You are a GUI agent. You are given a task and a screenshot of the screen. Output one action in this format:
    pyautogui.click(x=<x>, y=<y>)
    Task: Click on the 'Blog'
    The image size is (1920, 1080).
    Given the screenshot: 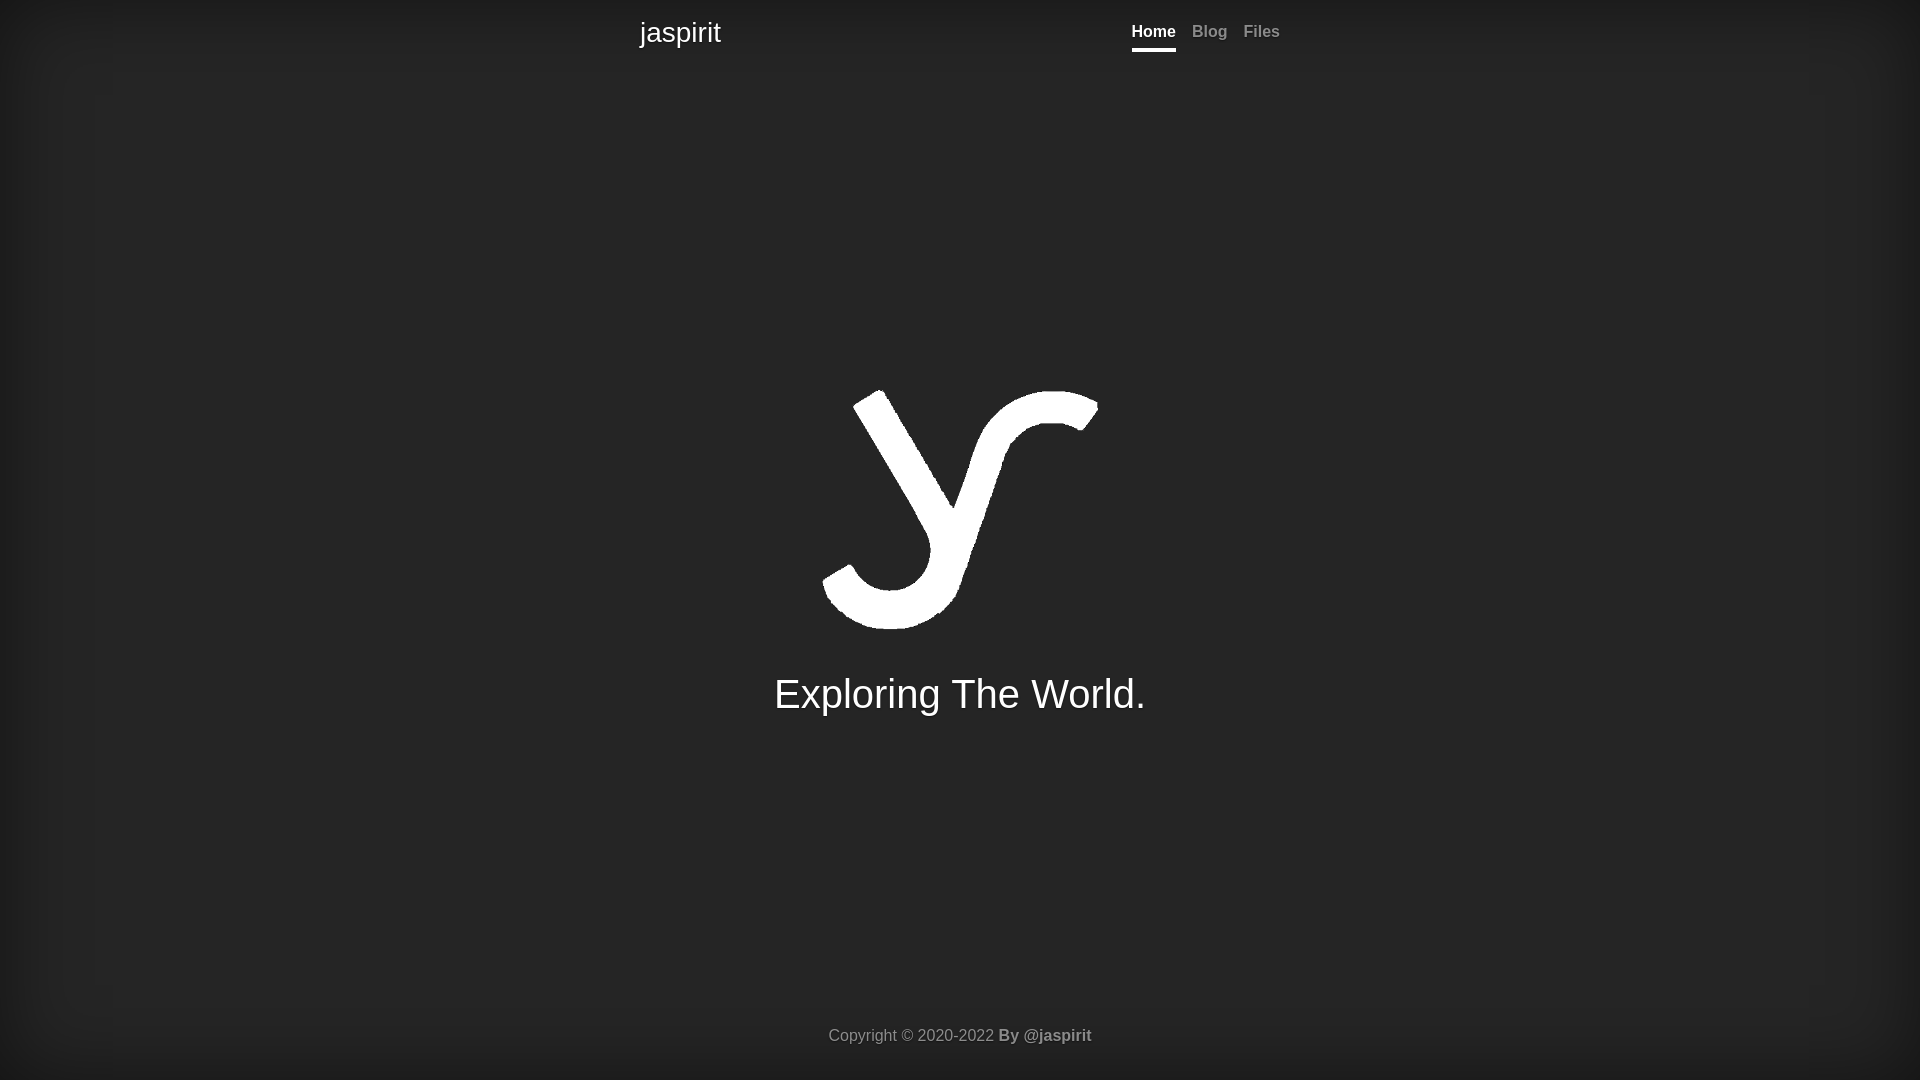 What is the action you would take?
    pyautogui.click(x=1208, y=34)
    